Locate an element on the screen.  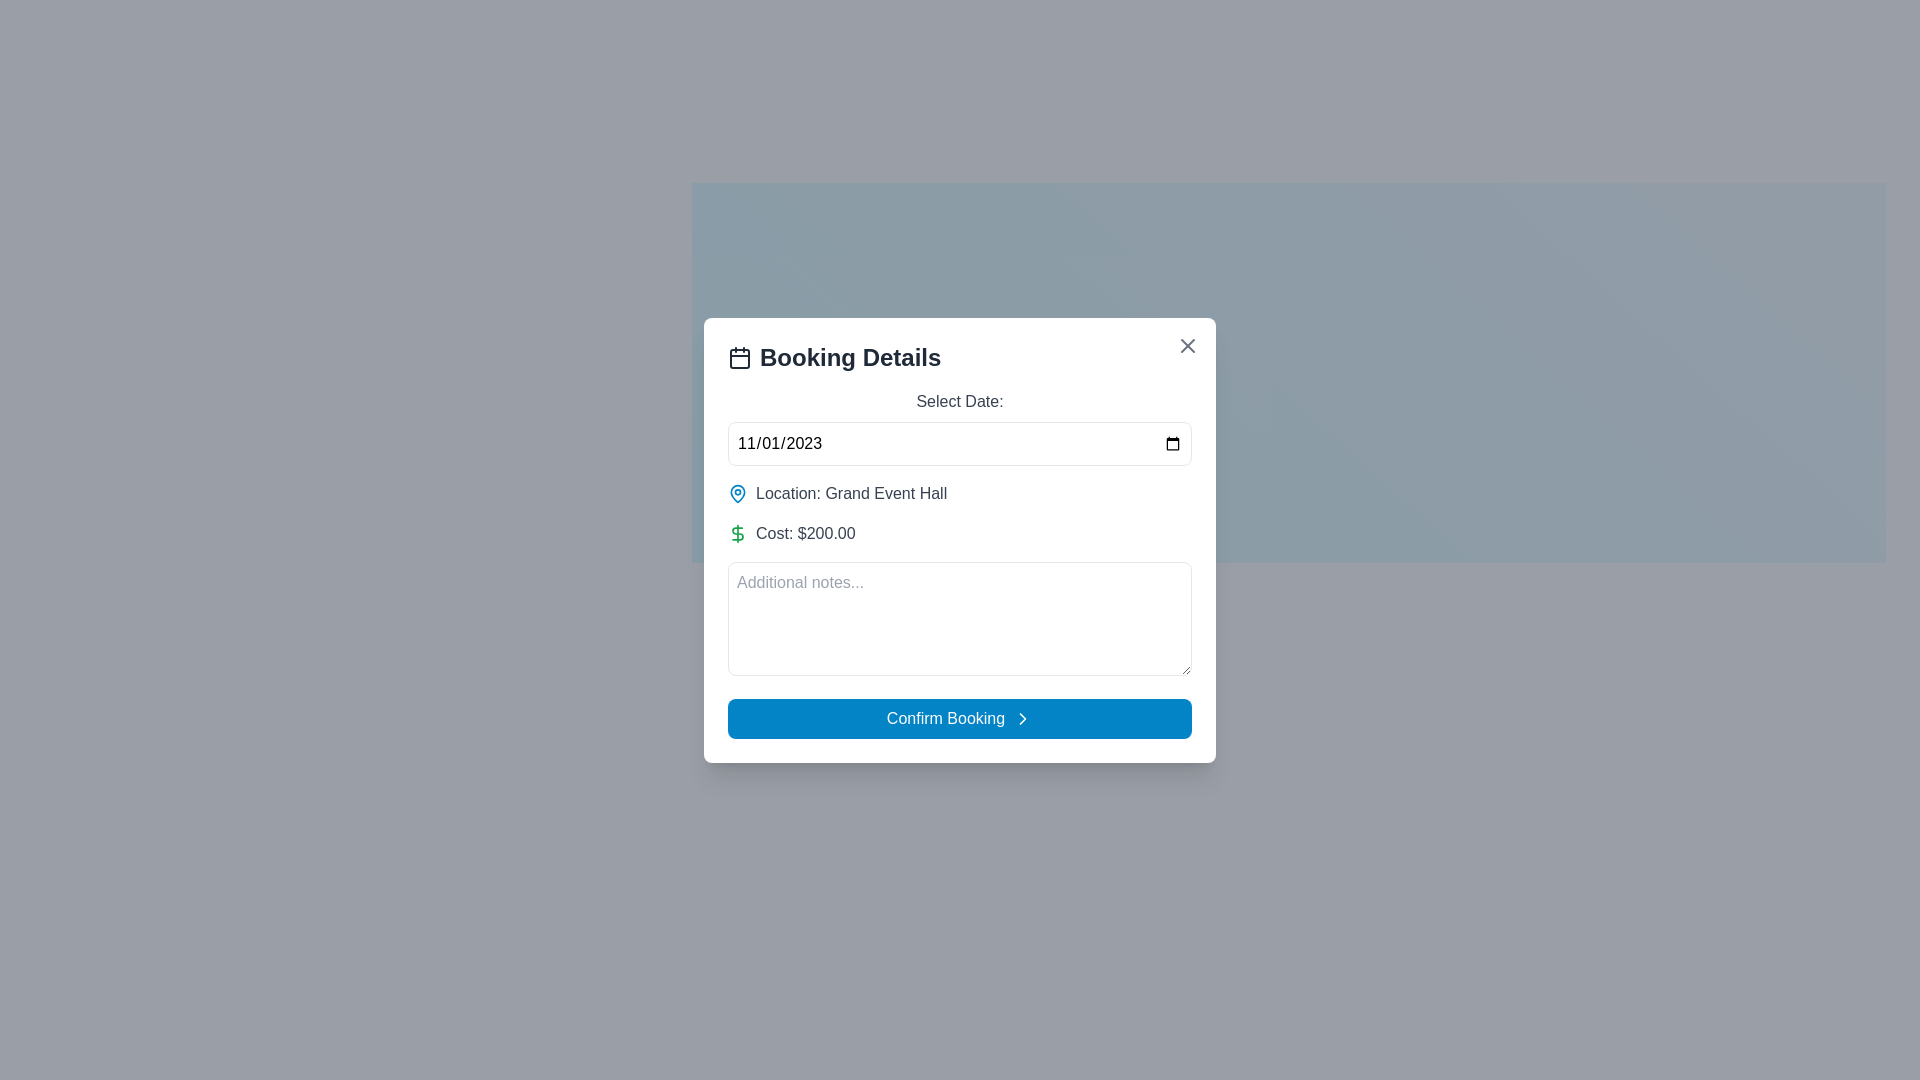
the rectangular blue button labeled 'Confirm Booking' with a right-arrow icon is located at coordinates (960, 717).